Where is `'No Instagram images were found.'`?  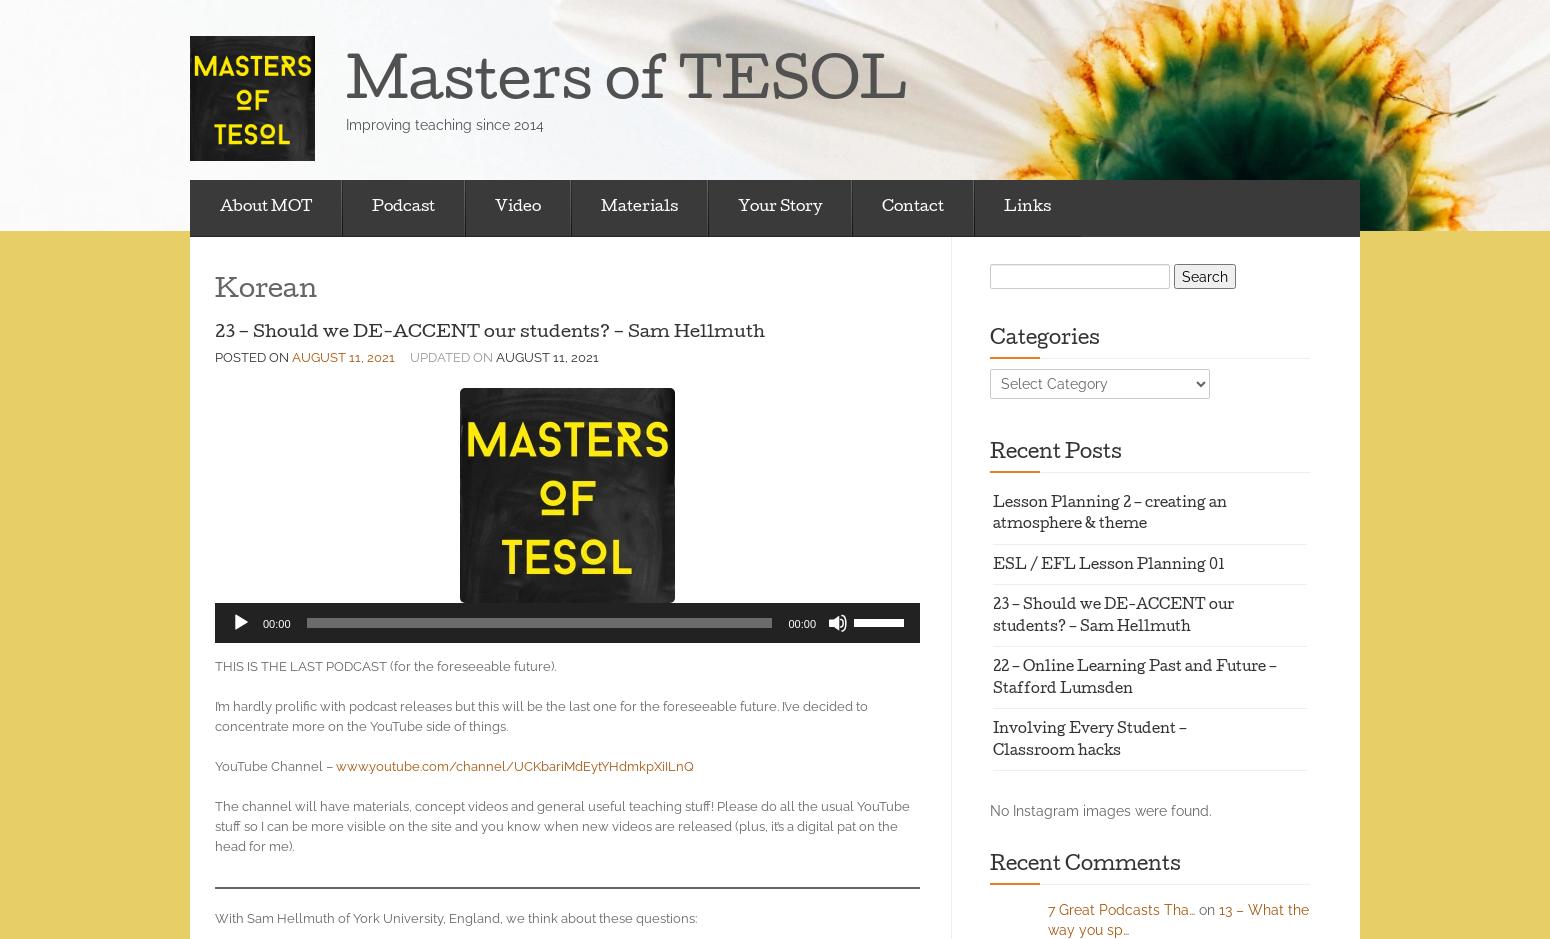 'No Instagram images were found.' is located at coordinates (988, 811).